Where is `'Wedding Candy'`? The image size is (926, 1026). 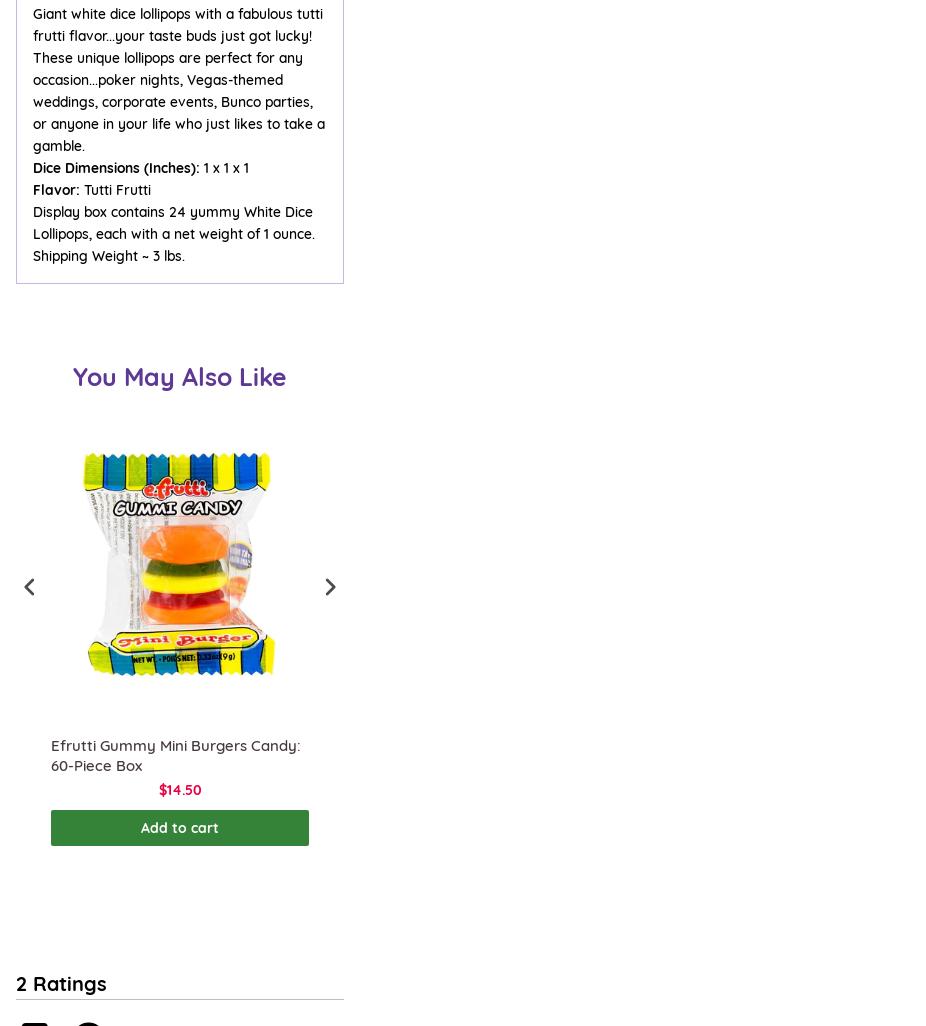 'Wedding Candy' is located at coordinates (66, 545).